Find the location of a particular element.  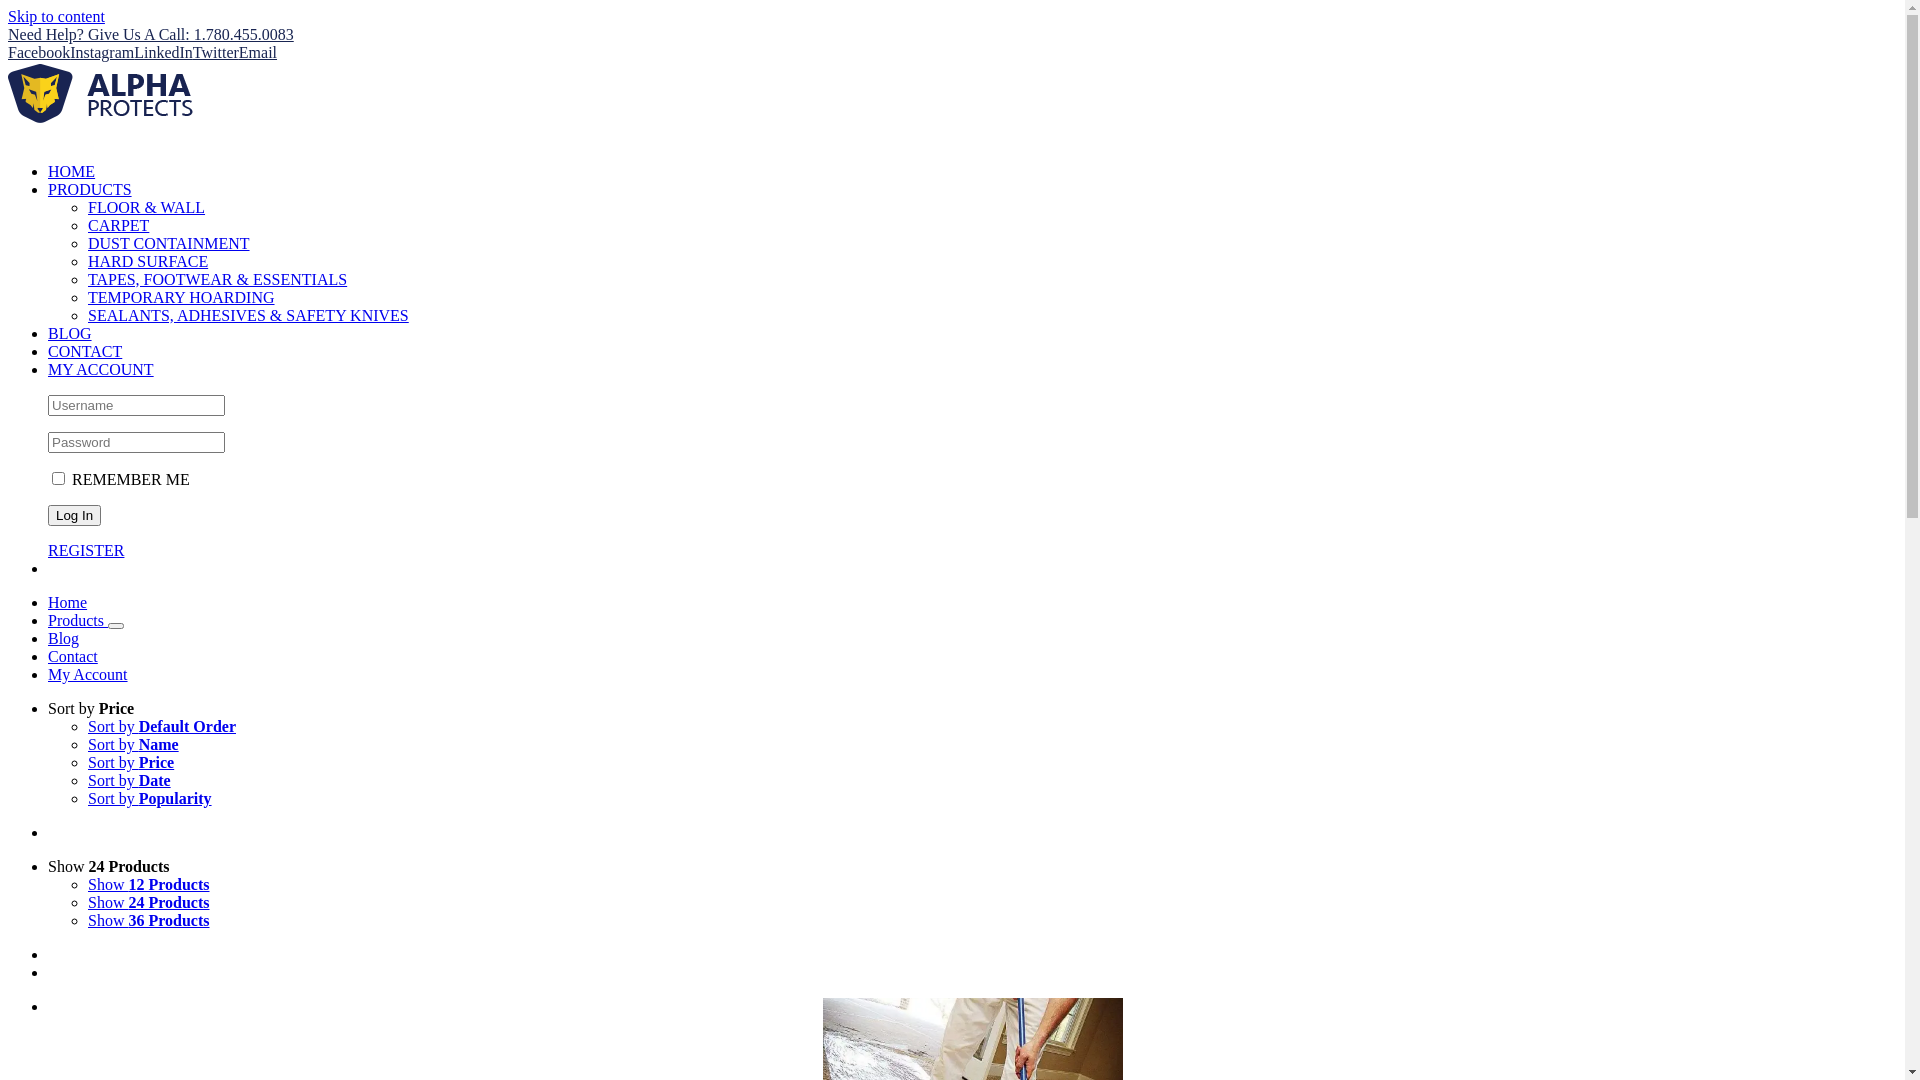

'Instagram' is located at coordinates (70, 51).